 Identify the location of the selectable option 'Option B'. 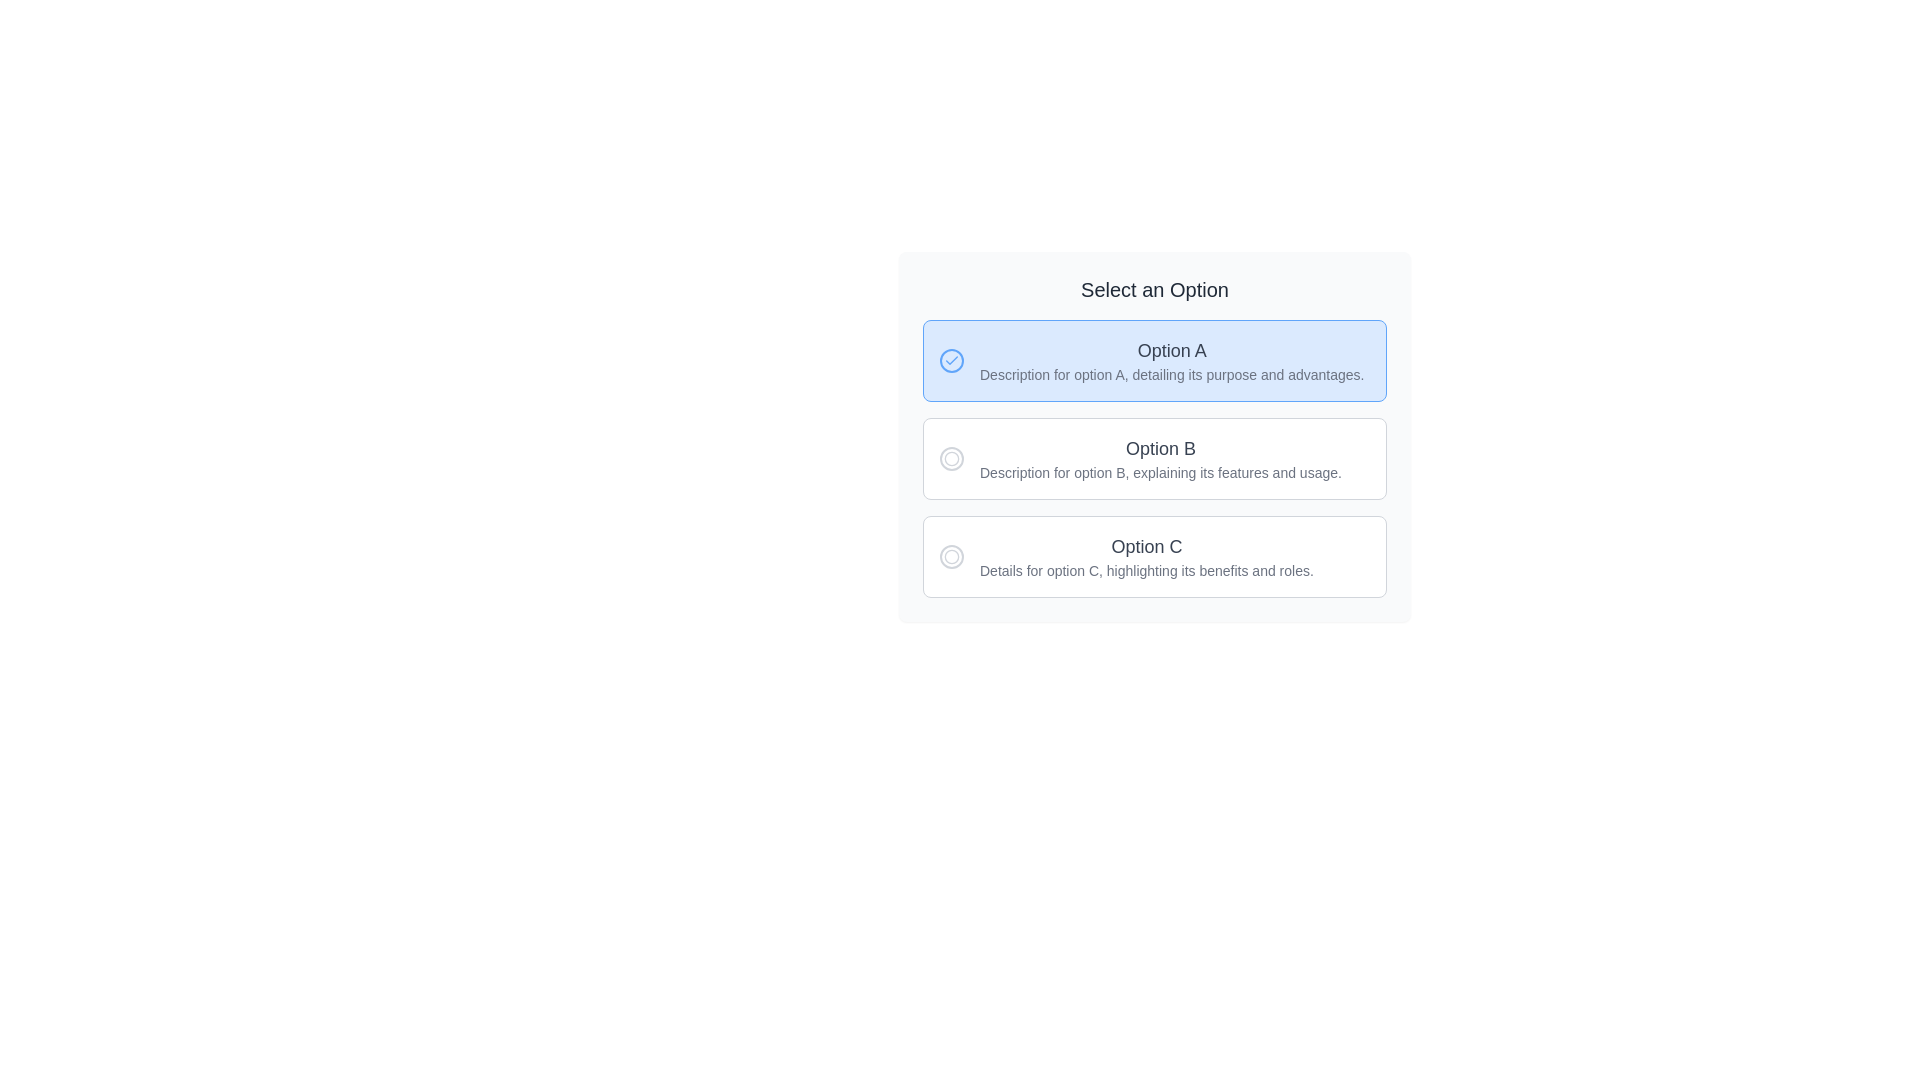
(1161, 459).